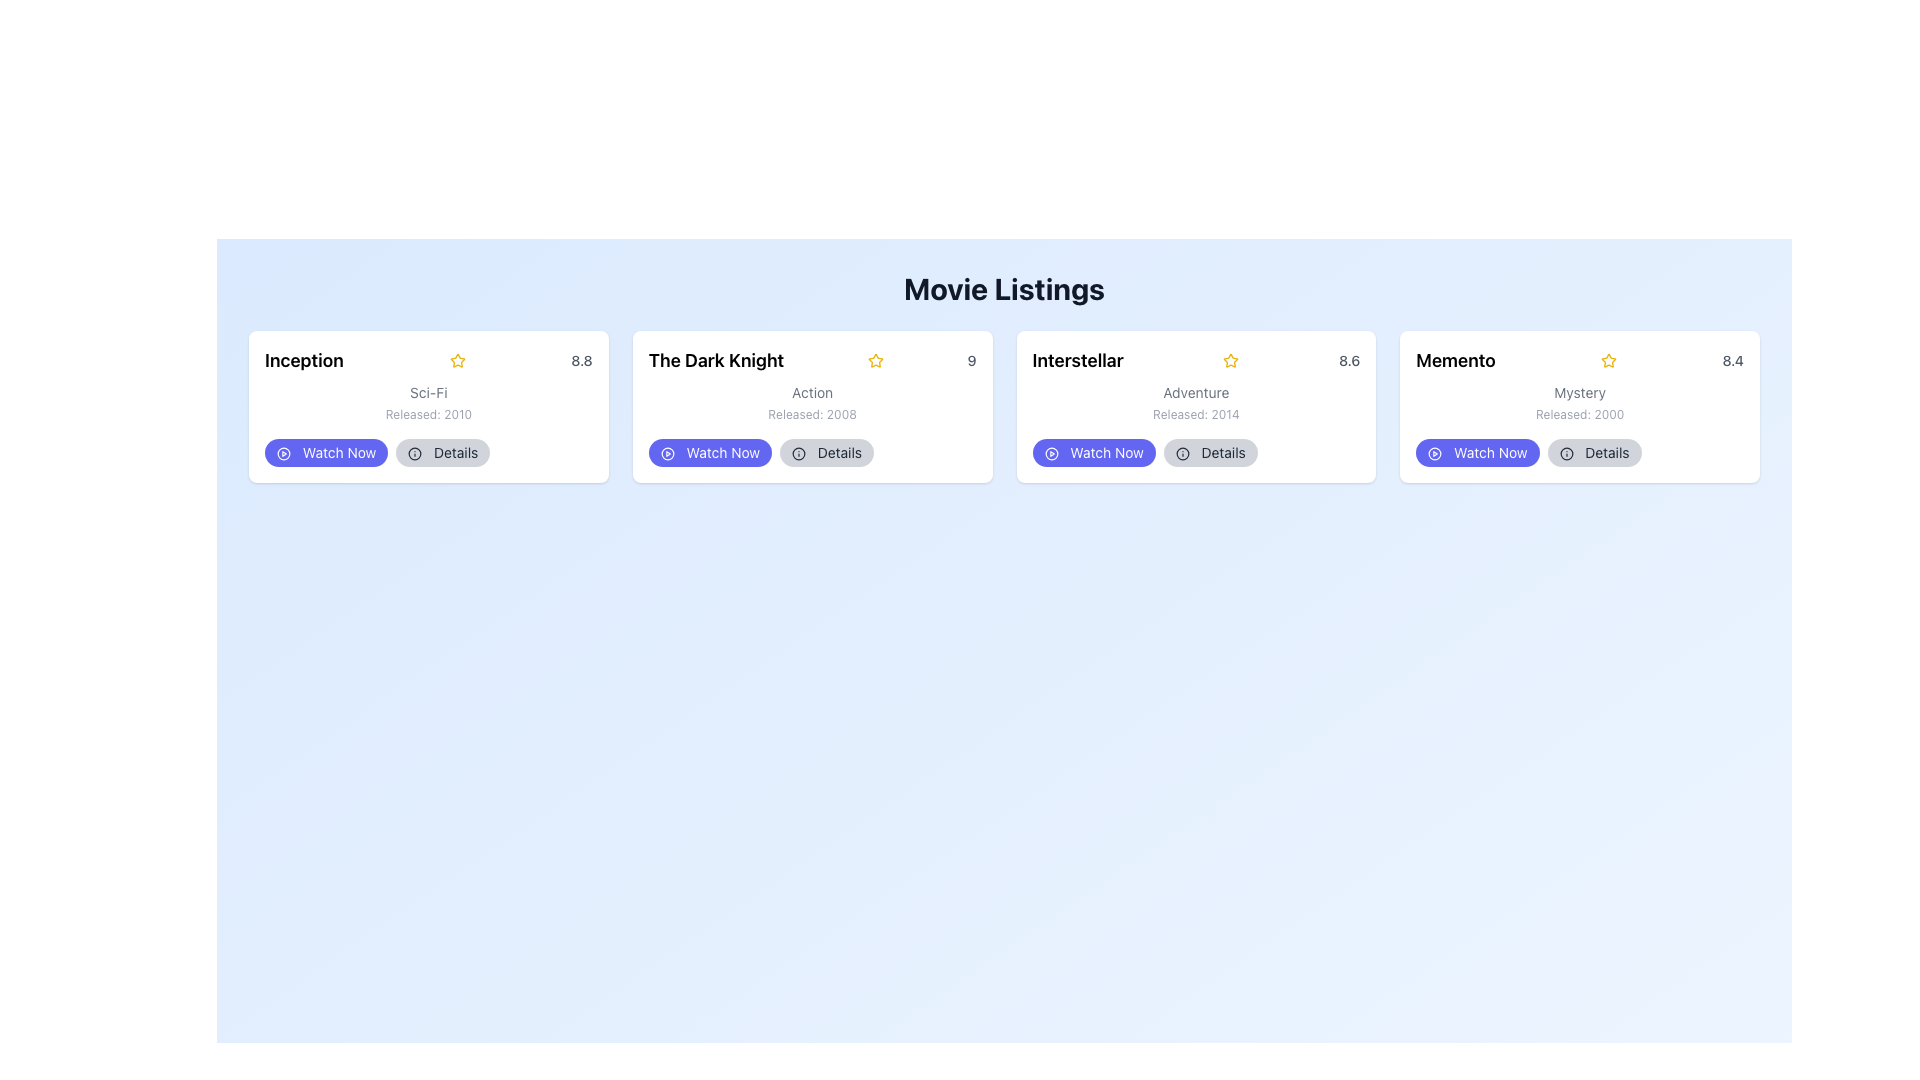 This screenshot has height=1080, width=1920. What do you see at coordinates (710, 452) in the screenshot?
I see `the 'Watch Now' button, which has a rounded rectangular shape with white text on a purple background and a circular play icon on the left` at bounding box center [710, 452].